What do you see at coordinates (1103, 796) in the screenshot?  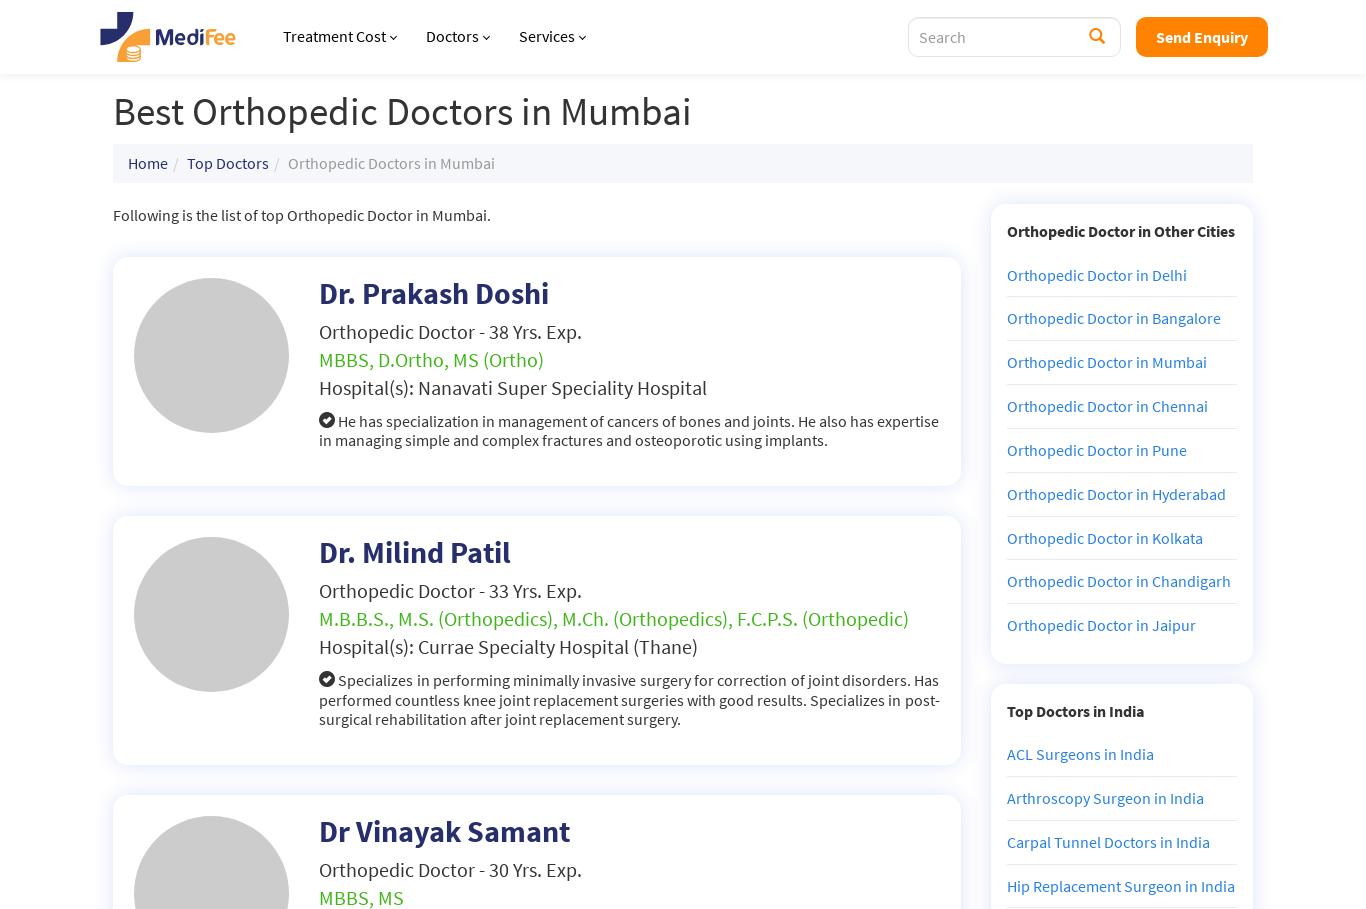 I see `'Arthroscopy Surgeon in India'` at bounding box center [1103, 796].